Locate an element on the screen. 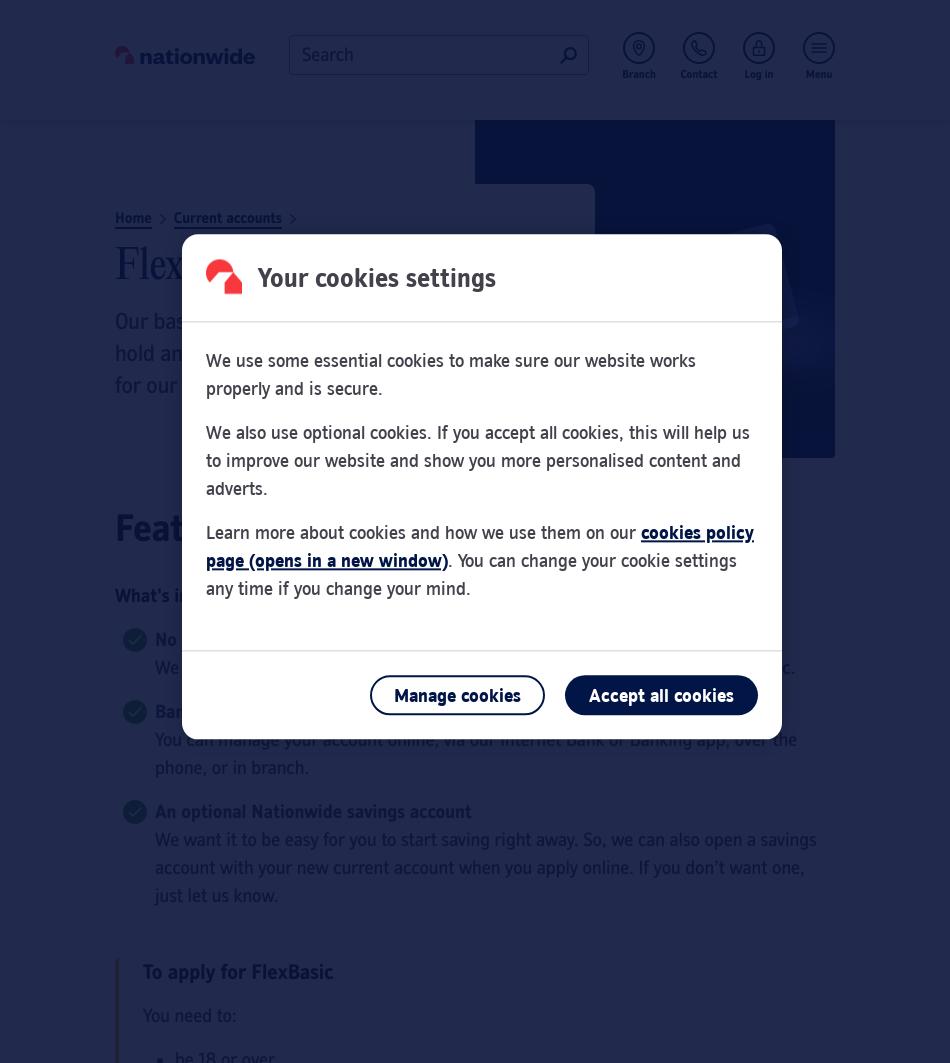  'To apply for FlexBasic' is located at coordinates (237, 970).